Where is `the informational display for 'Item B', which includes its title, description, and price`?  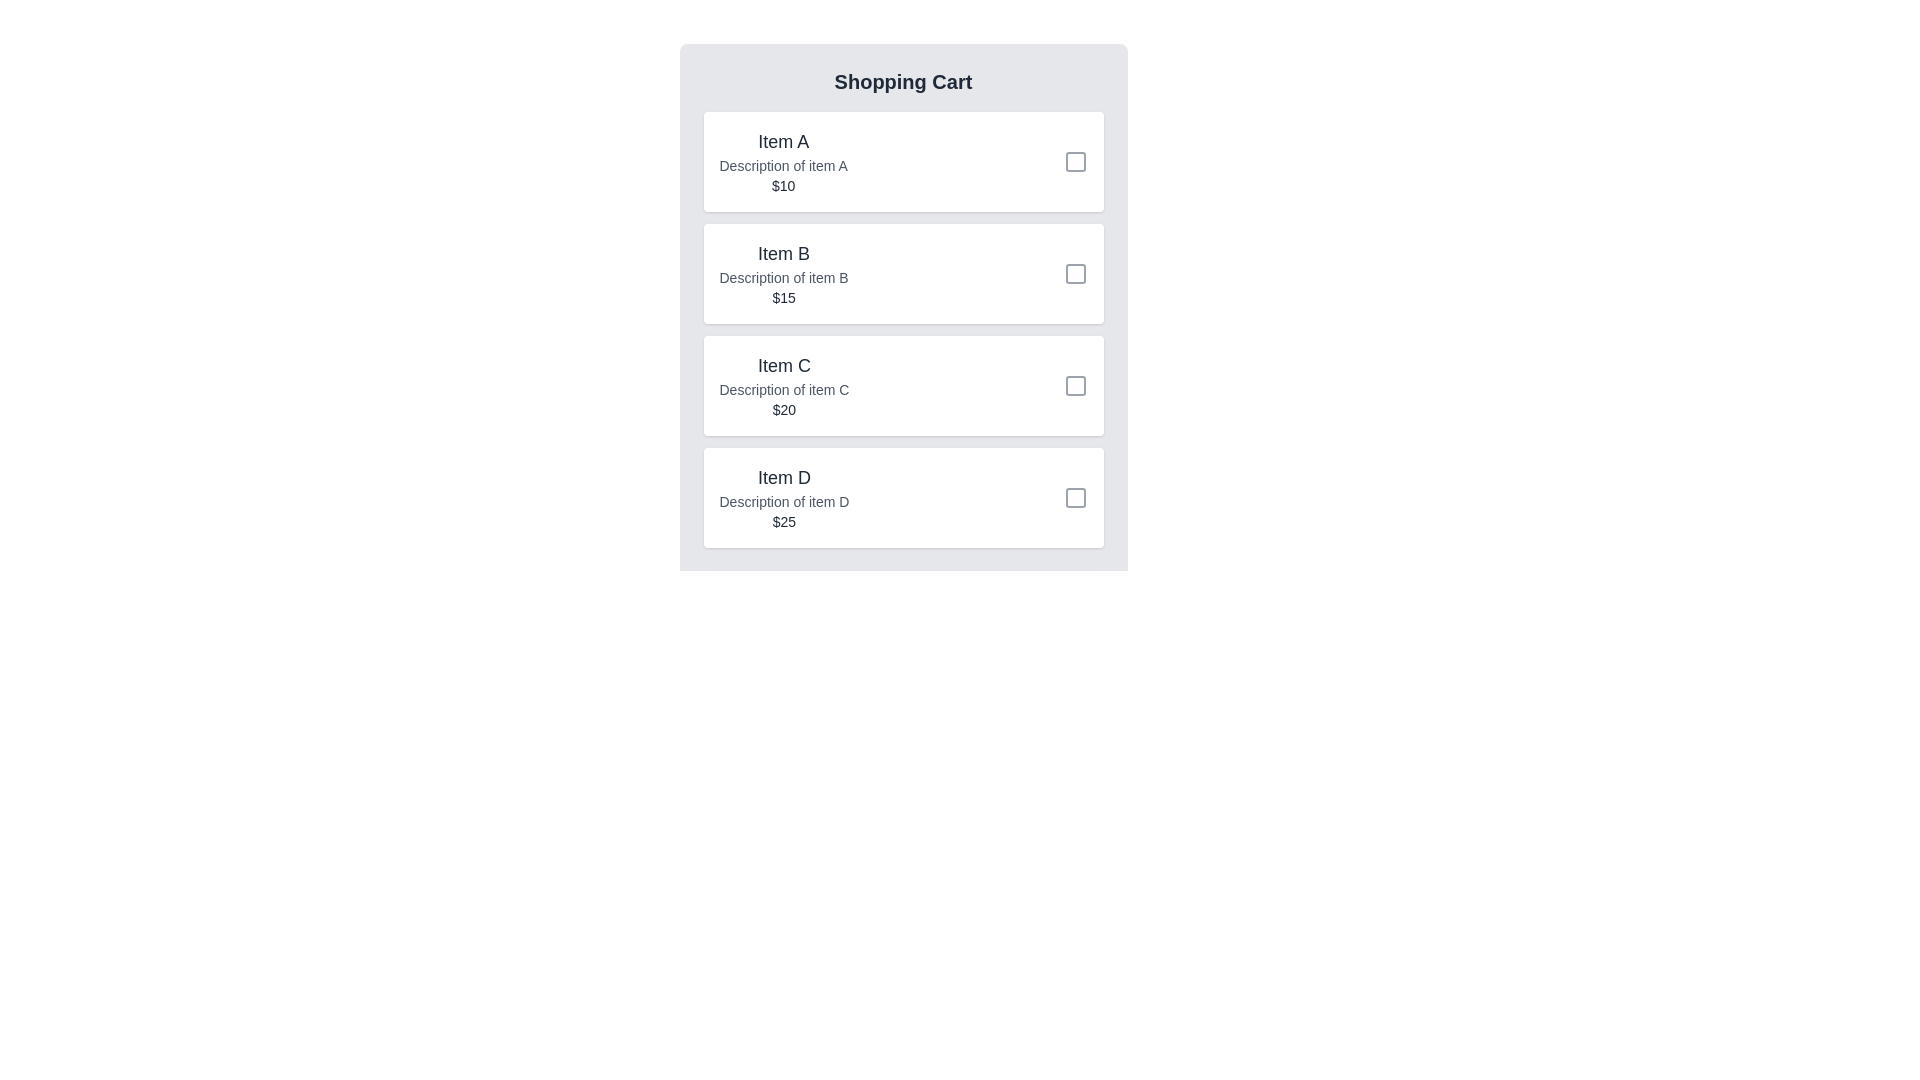
the informational display for 'Item B', which includes its title, description, and price is located at coordinates (783, 273).